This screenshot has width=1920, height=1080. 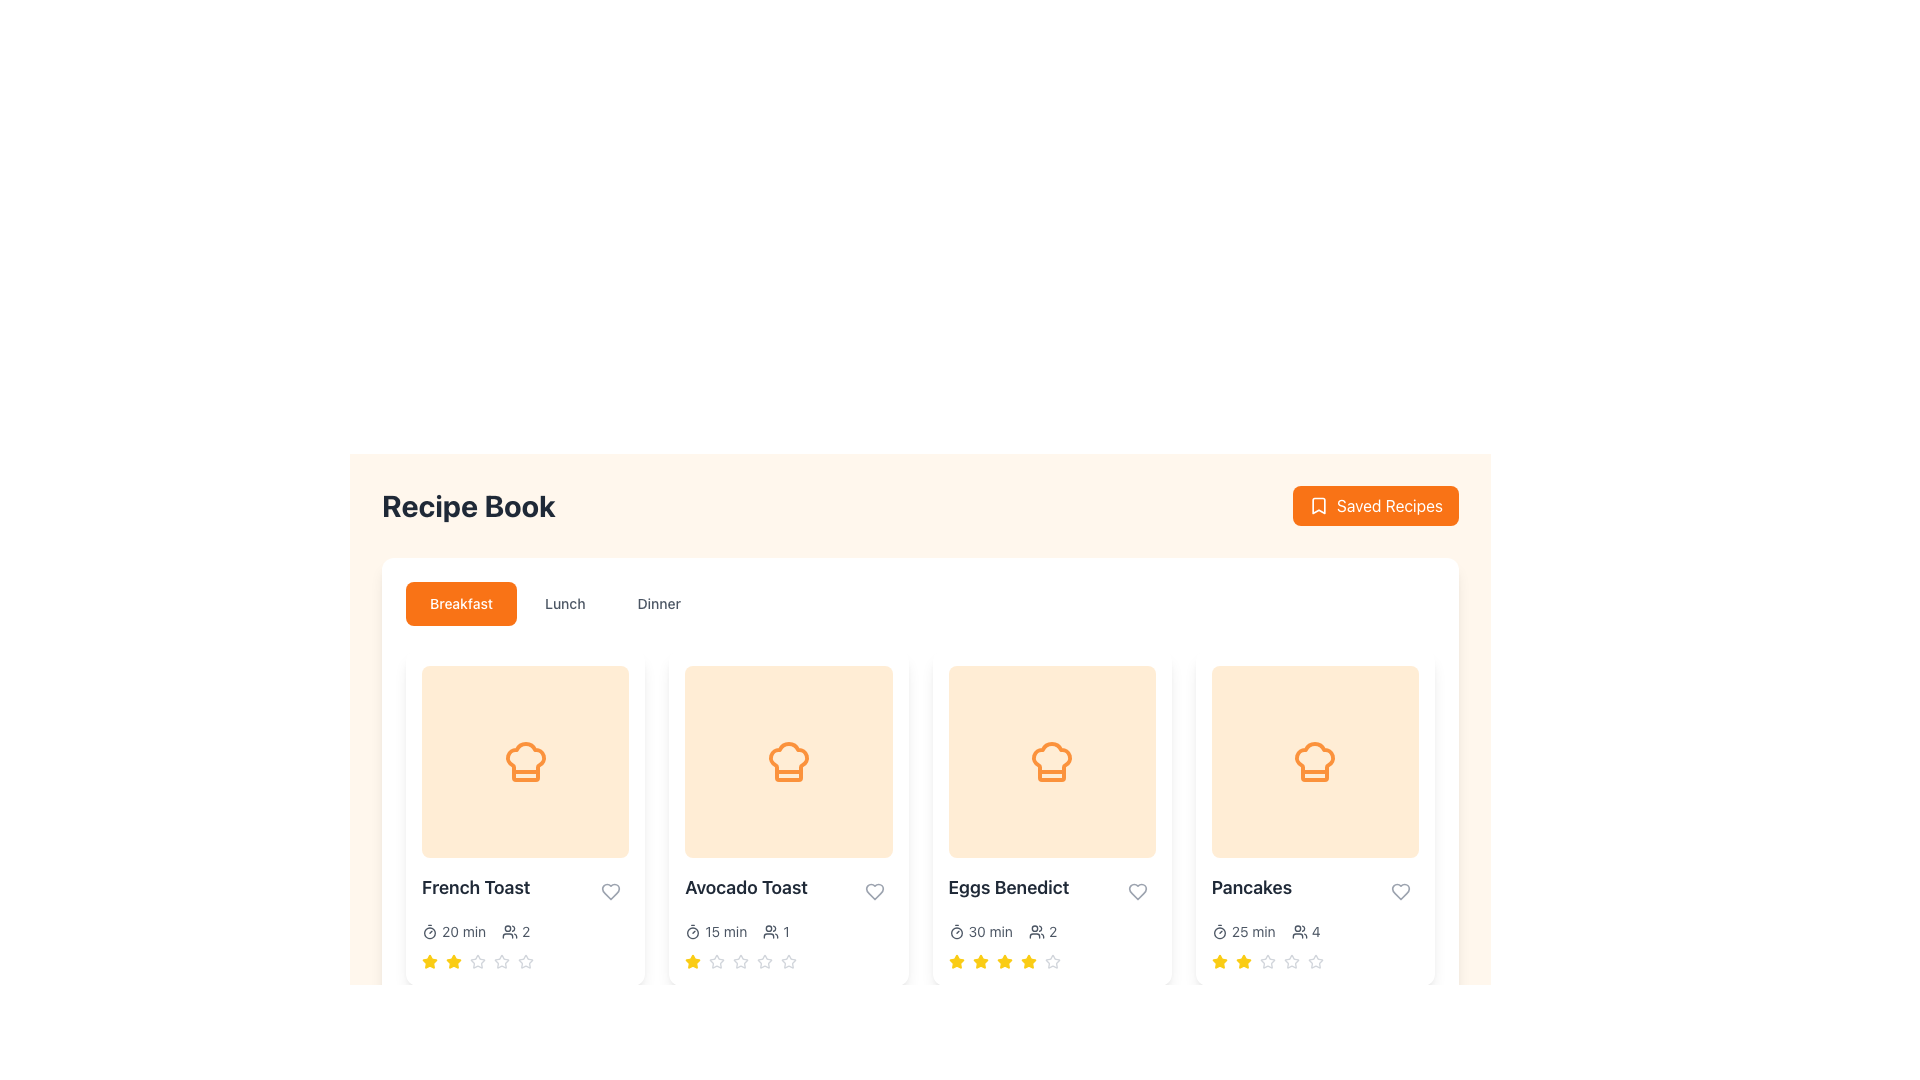 What do you see at coordinates (1400, 890) in the screenshot?
I see `the small circular button with a heart icon to mark the 'Pancakes' recipe as favorite` at bounding box center [1400, 890].